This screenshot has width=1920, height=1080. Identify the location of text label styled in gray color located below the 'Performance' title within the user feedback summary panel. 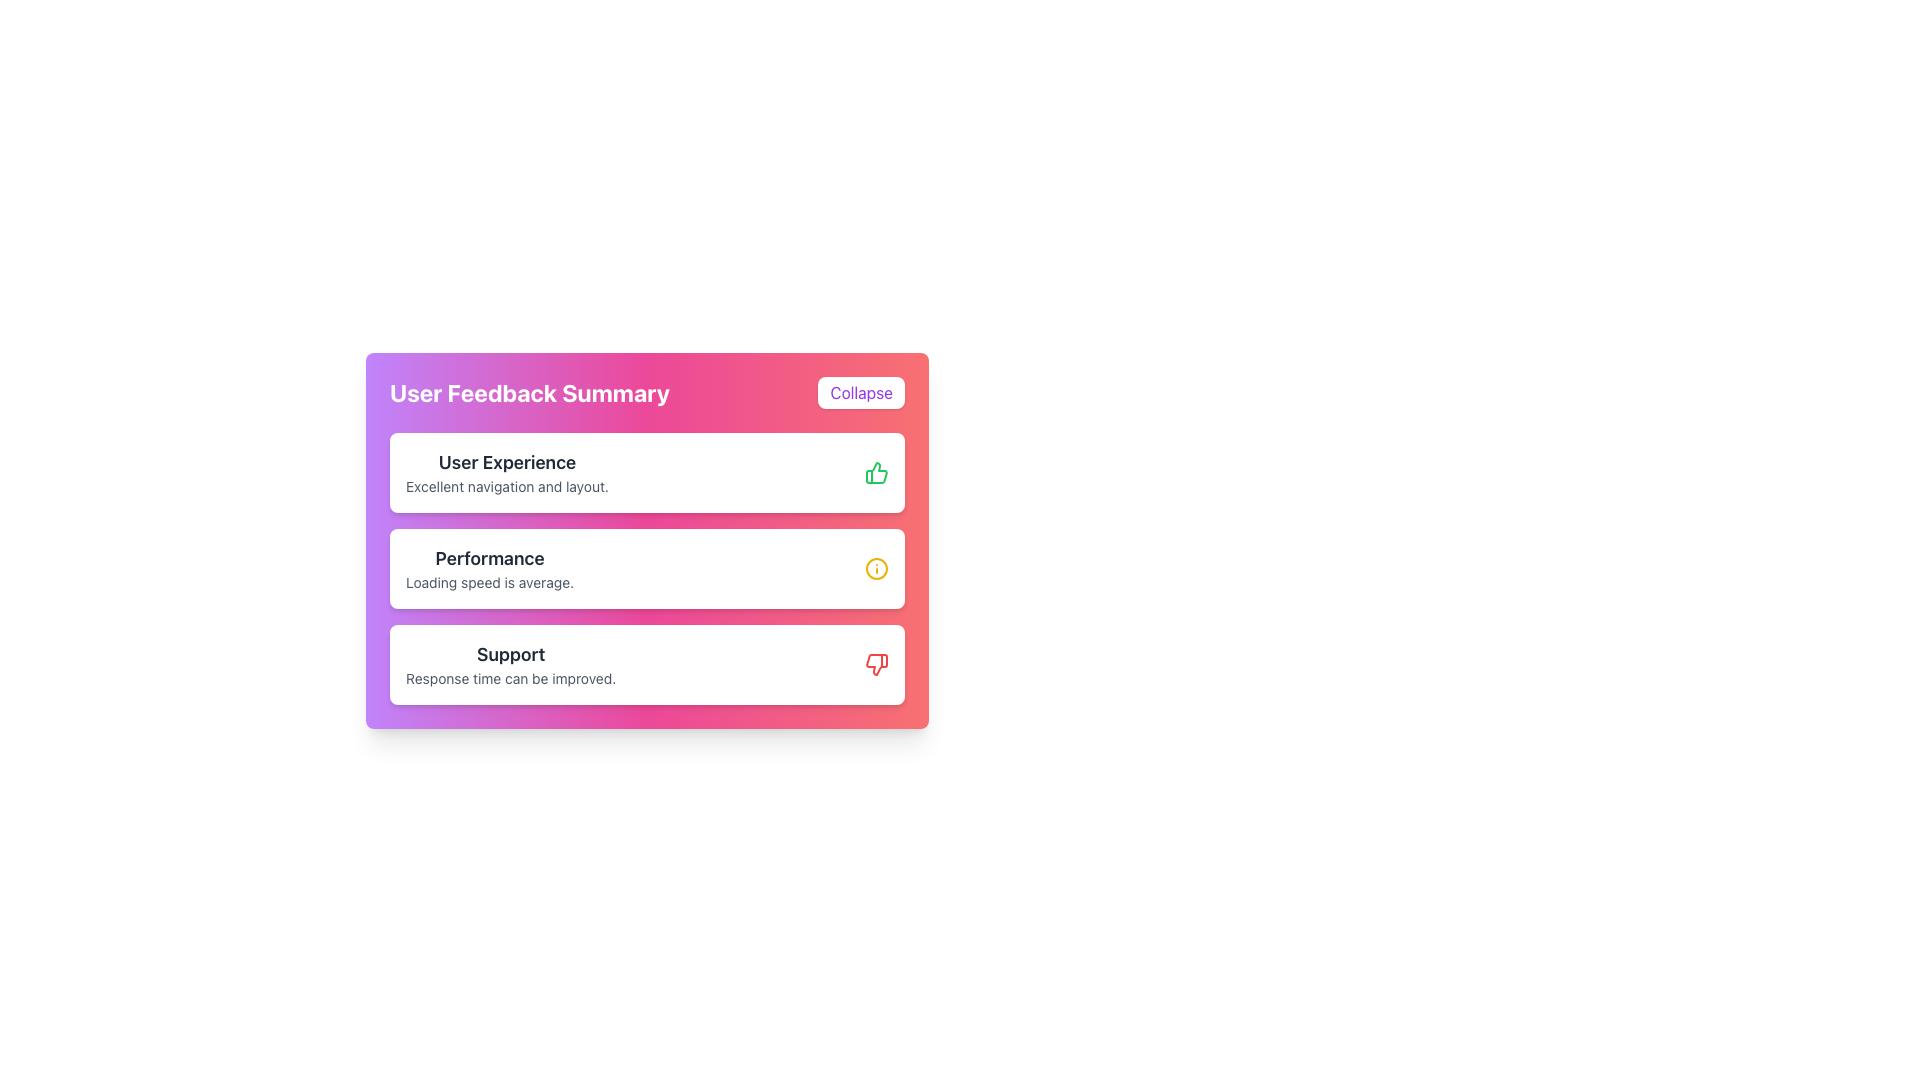
(490, 582).